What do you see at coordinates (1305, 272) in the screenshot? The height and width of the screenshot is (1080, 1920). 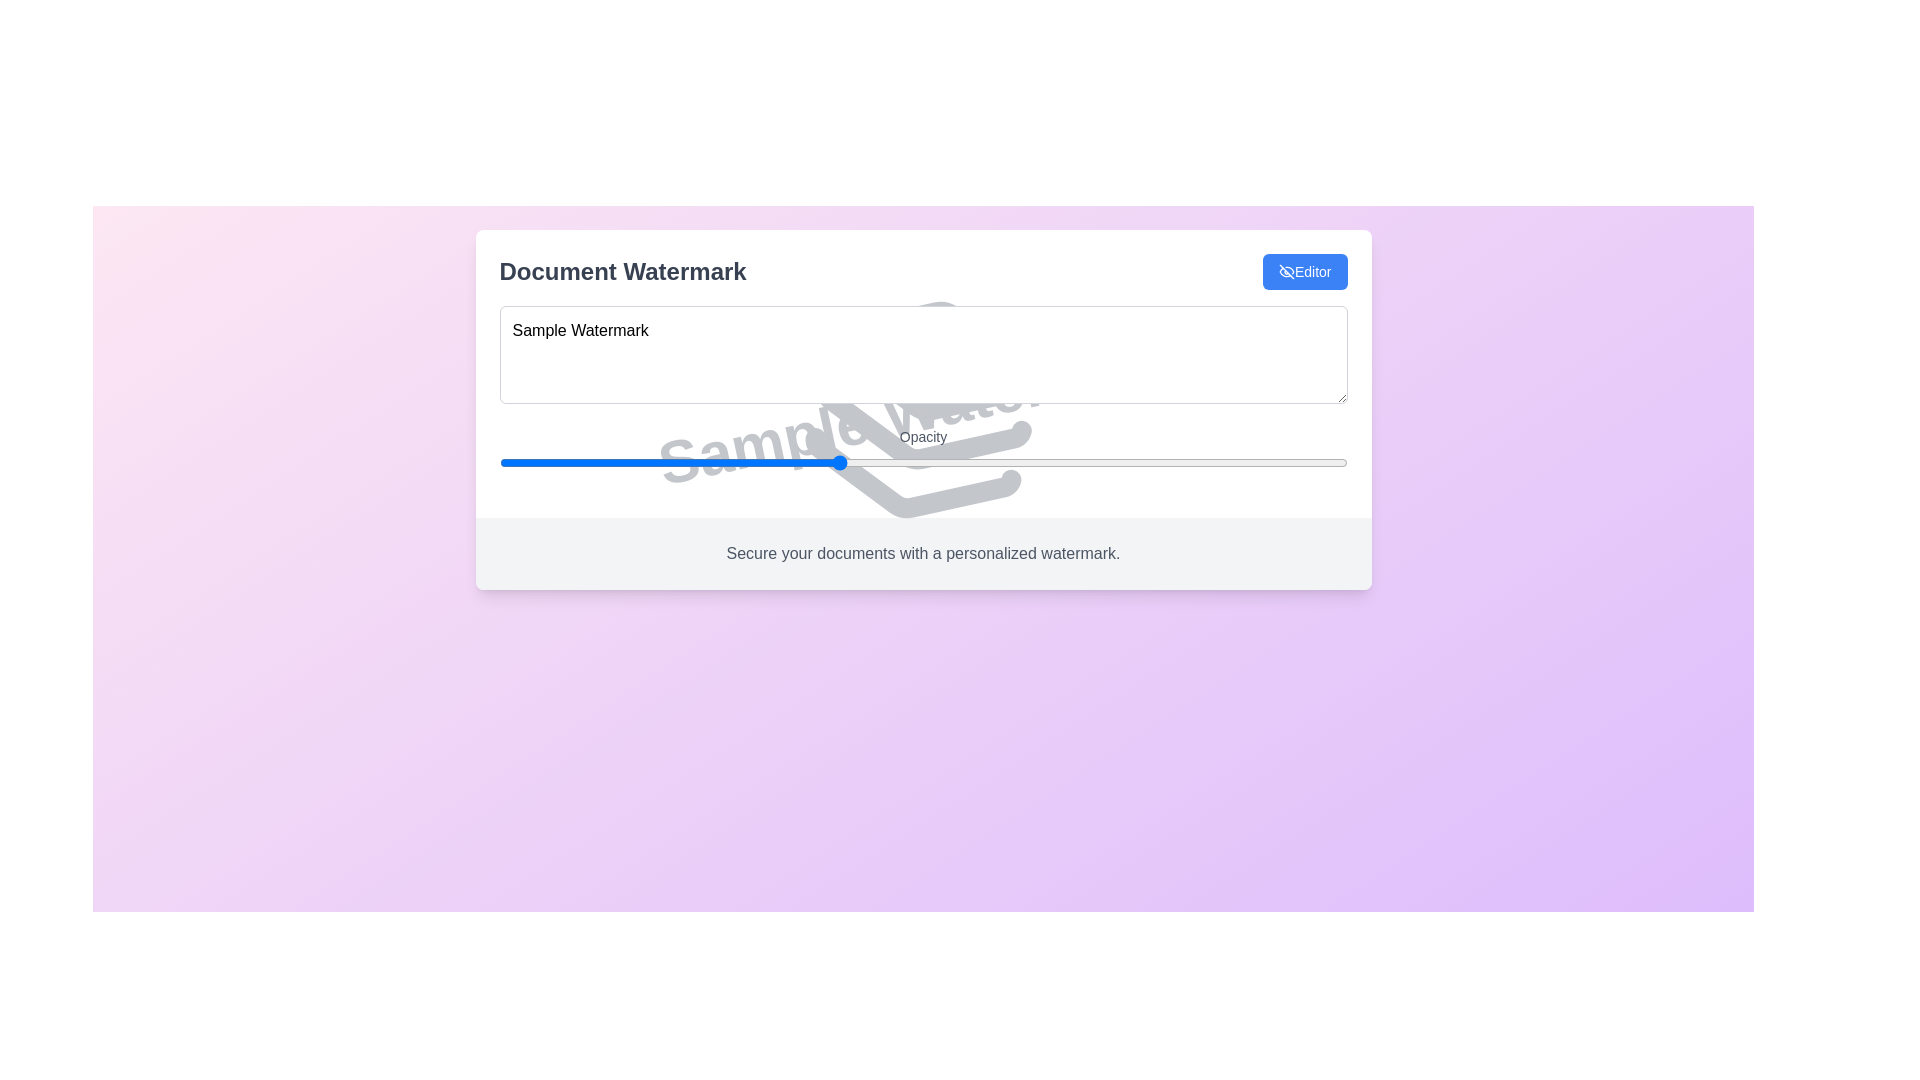 I see `the toggle button located at the top-right corner of the 'Document Watermark' card` at bounding box center [1305, 272].